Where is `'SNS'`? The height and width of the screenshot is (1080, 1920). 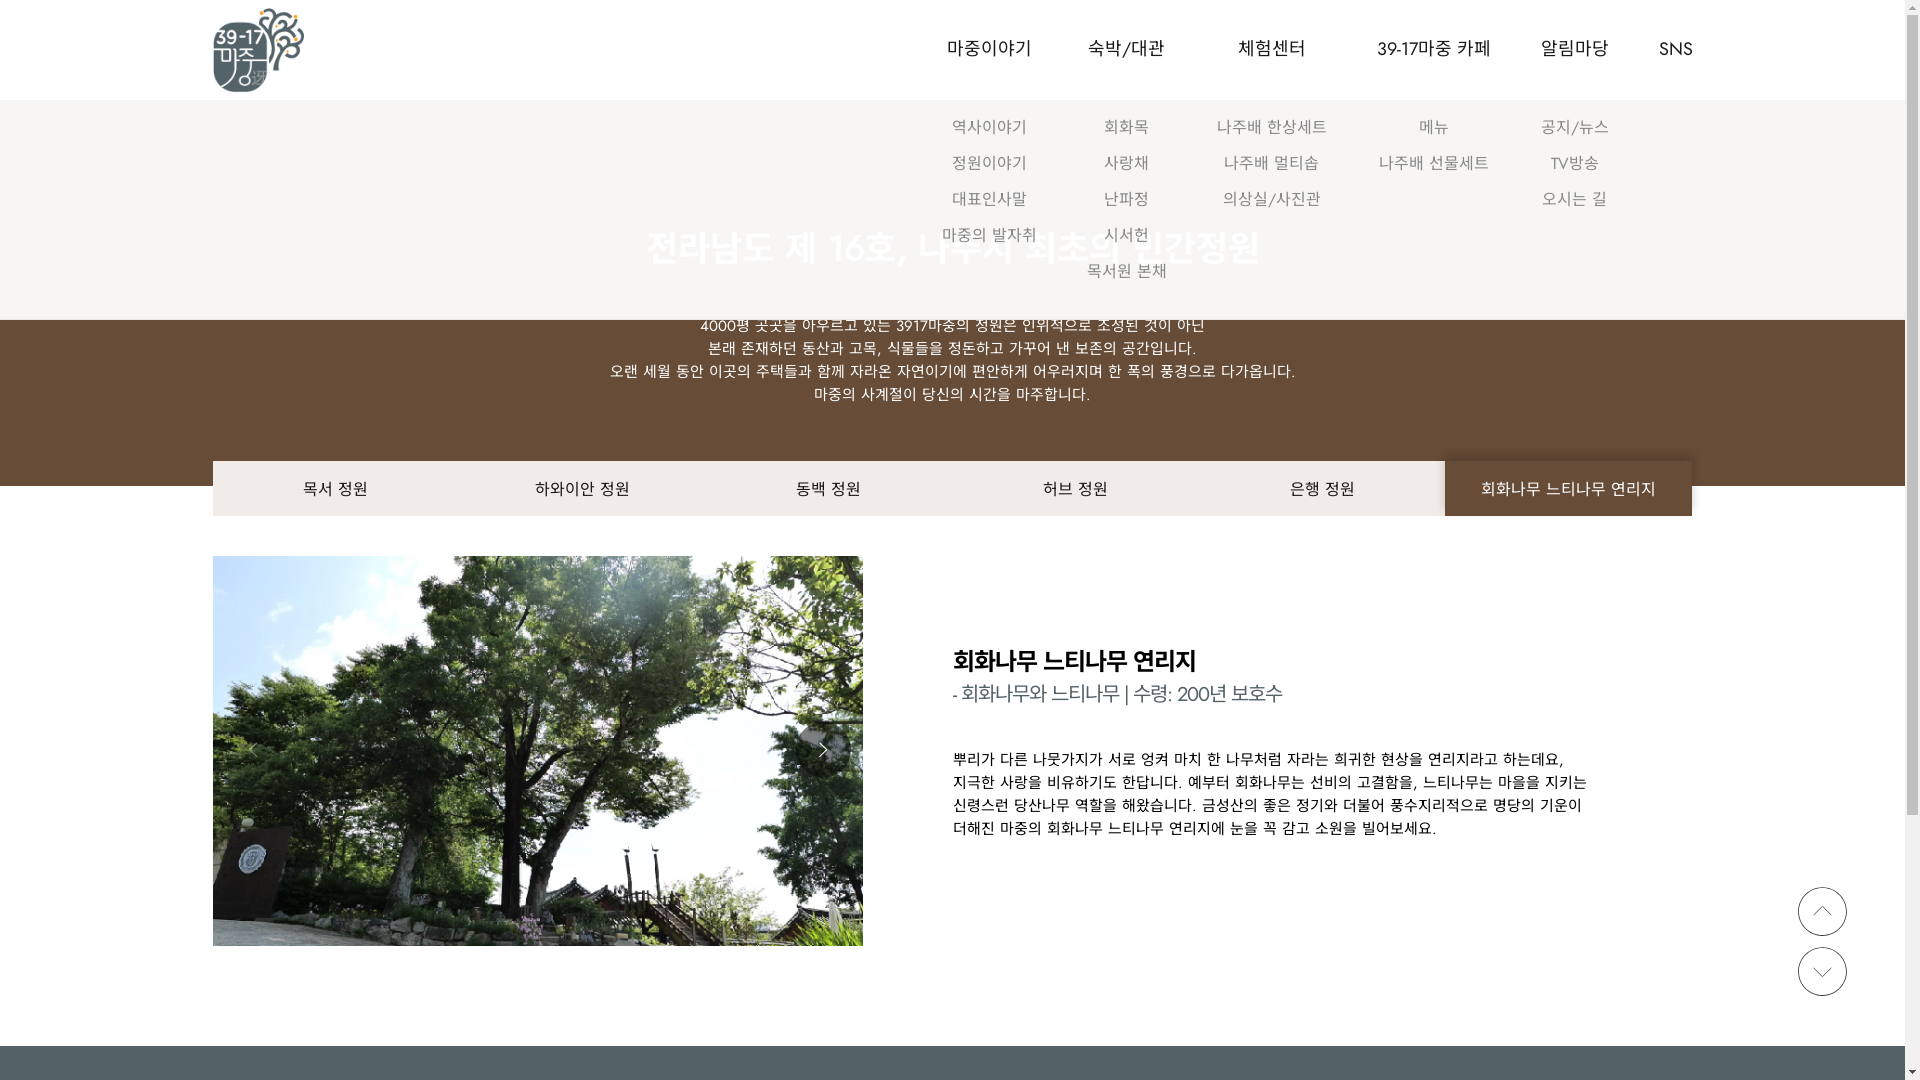
'SNS' is located at coordinates (1675, 49).